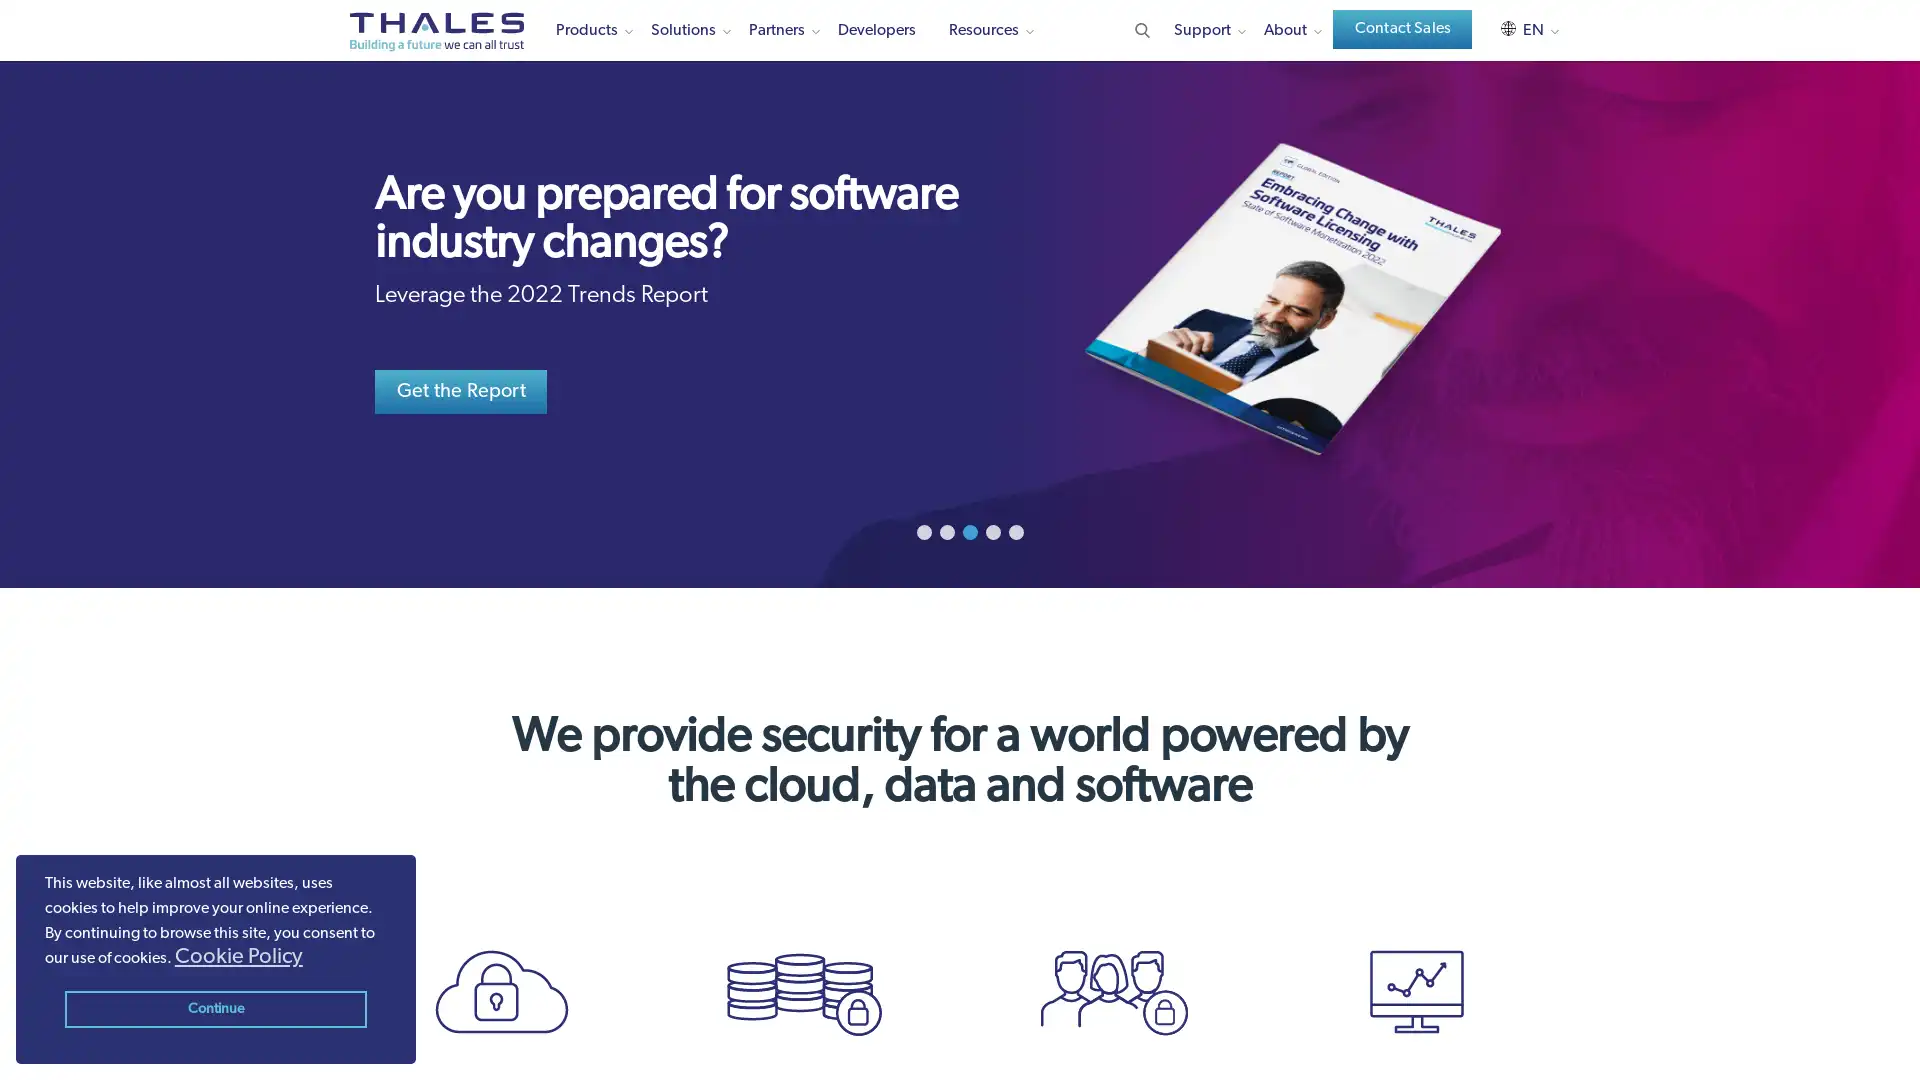  I want to click on 2, so click(945, 531).